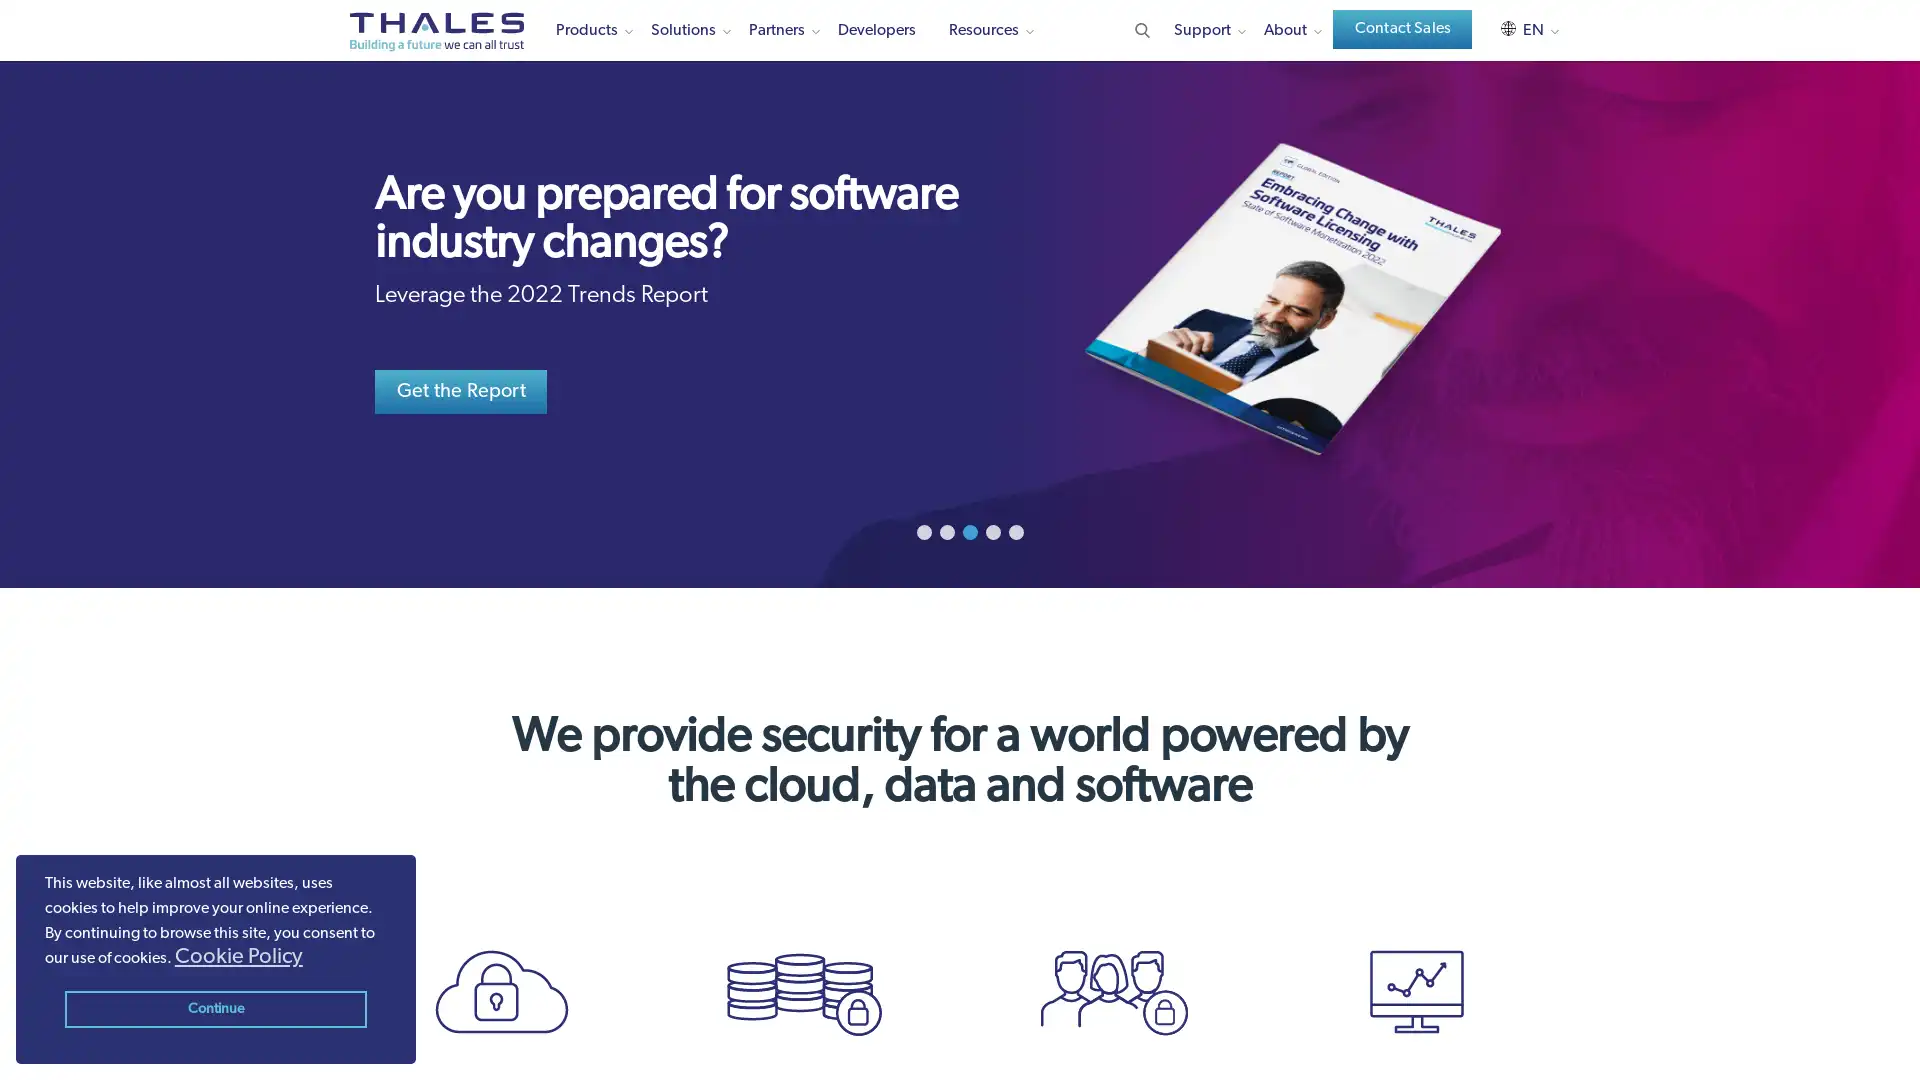  I want to click on 2, so click(945, 531).